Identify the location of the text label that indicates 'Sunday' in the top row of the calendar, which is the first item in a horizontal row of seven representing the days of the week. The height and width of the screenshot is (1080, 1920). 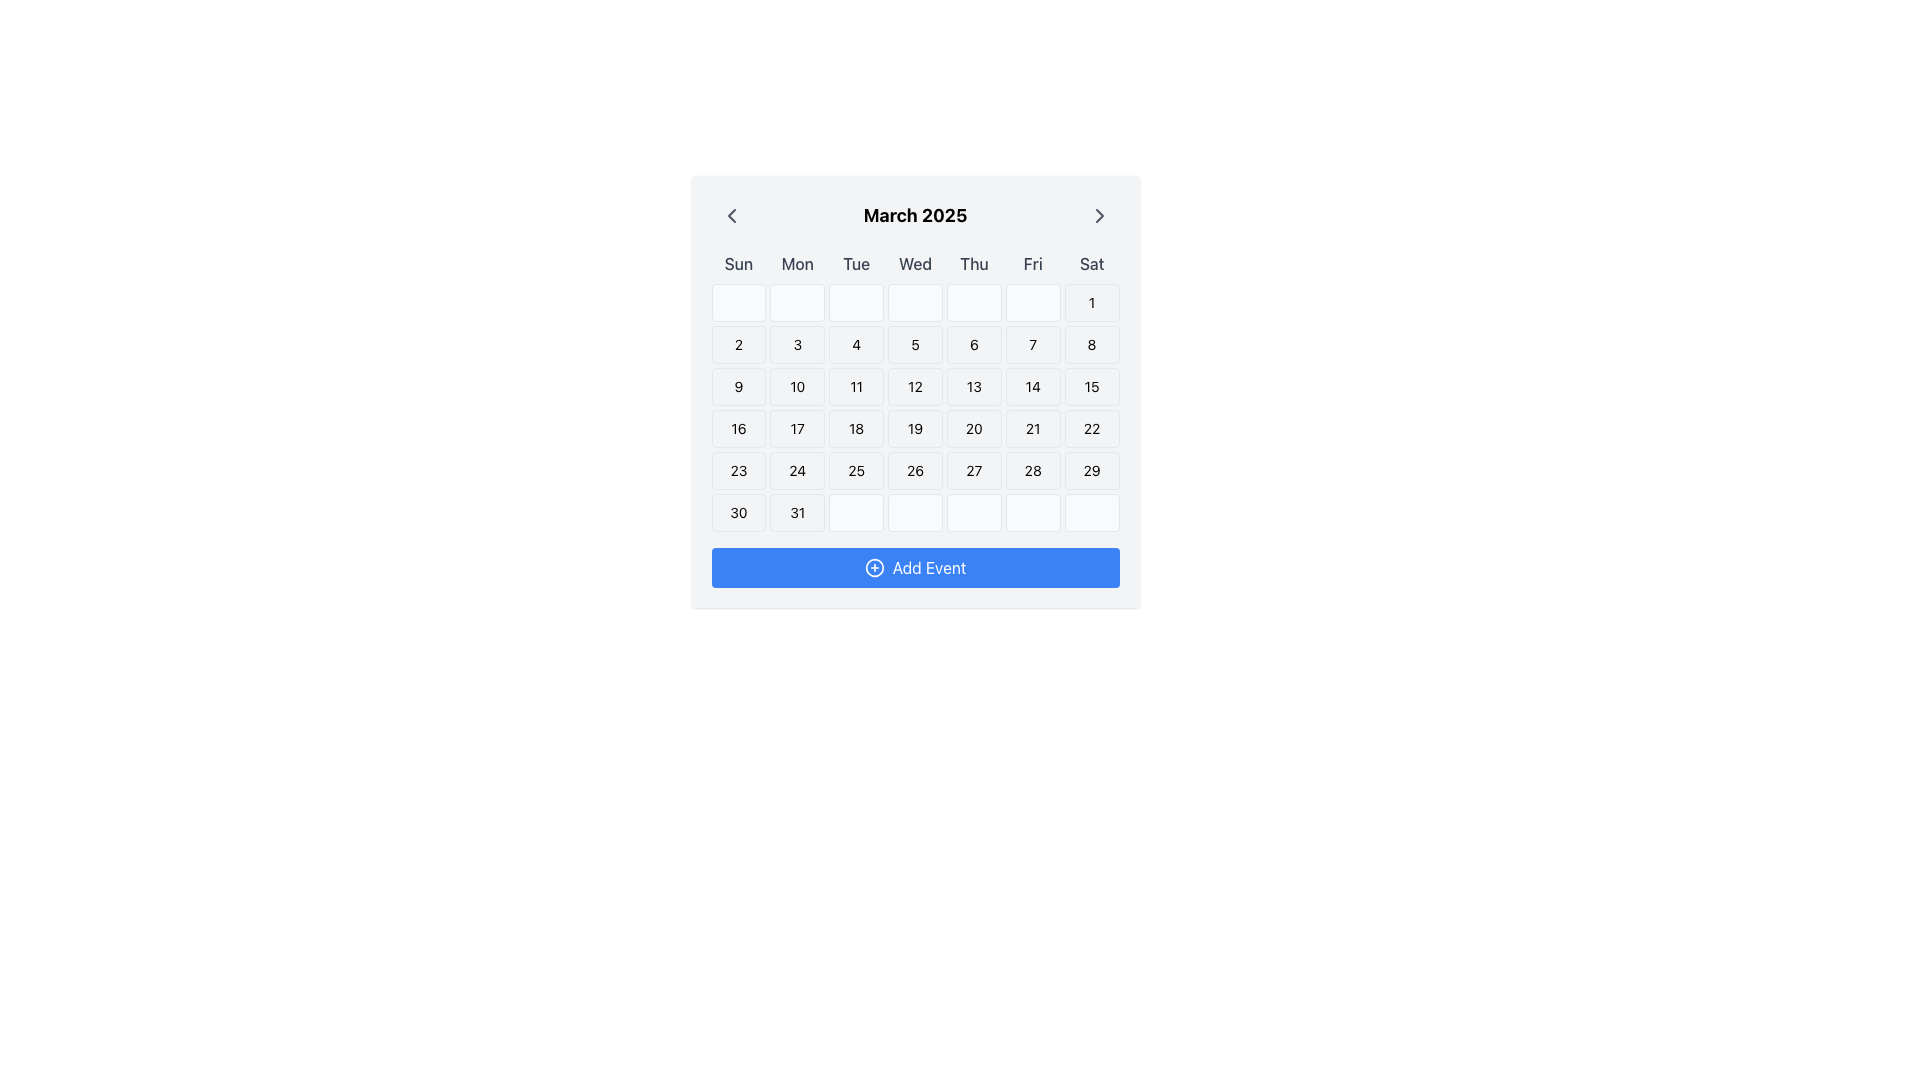
(738, 262).